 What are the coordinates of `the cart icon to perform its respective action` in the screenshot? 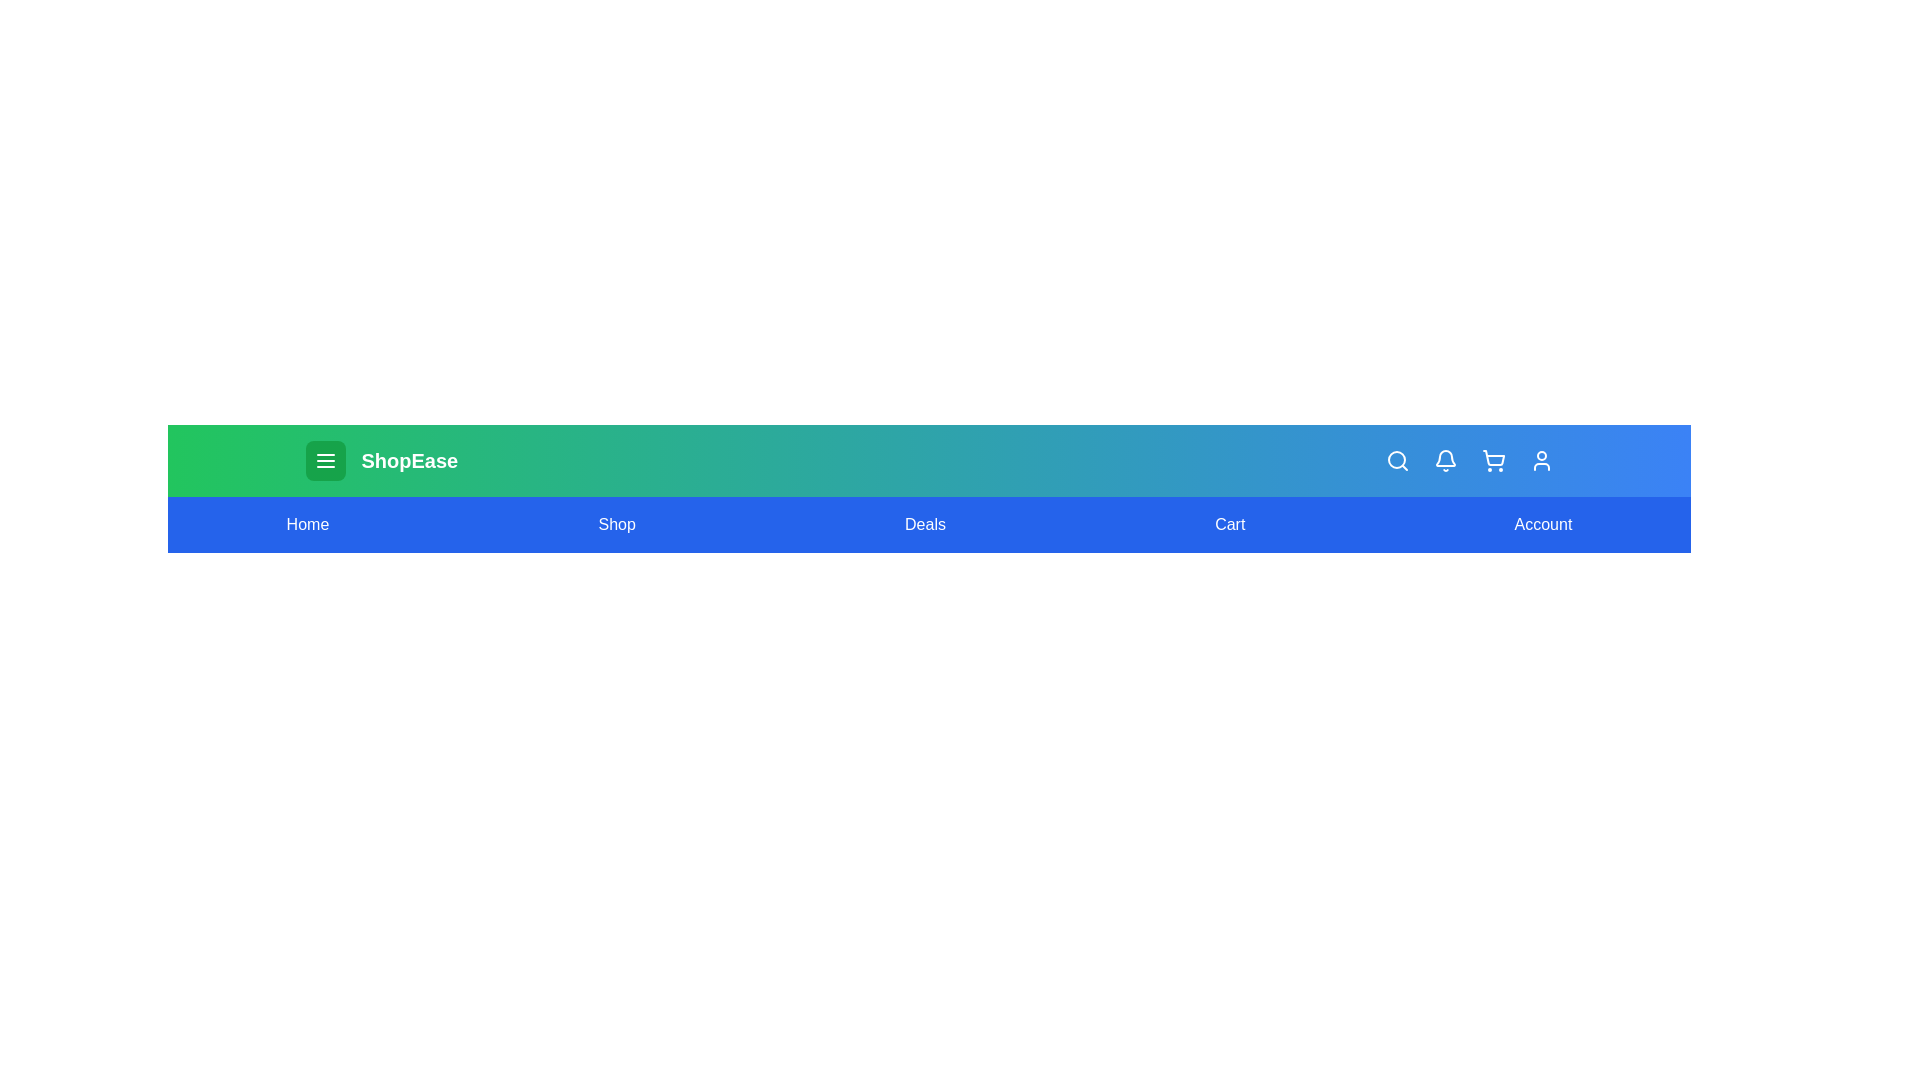 It's located at (1493, 461).